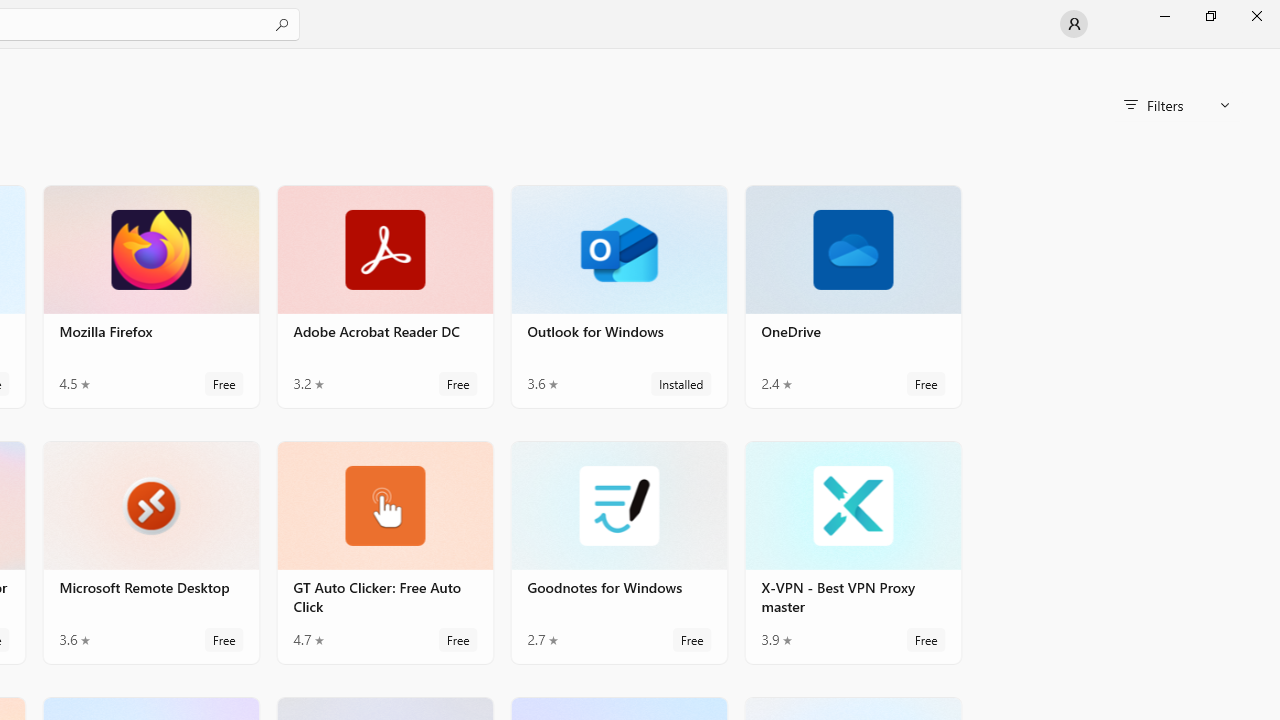 The image size is (1280, 720). What do you see at coordinates (1176, 105) in the screenshot?
I see `'Filters'` at bounding box center [1176, 105].